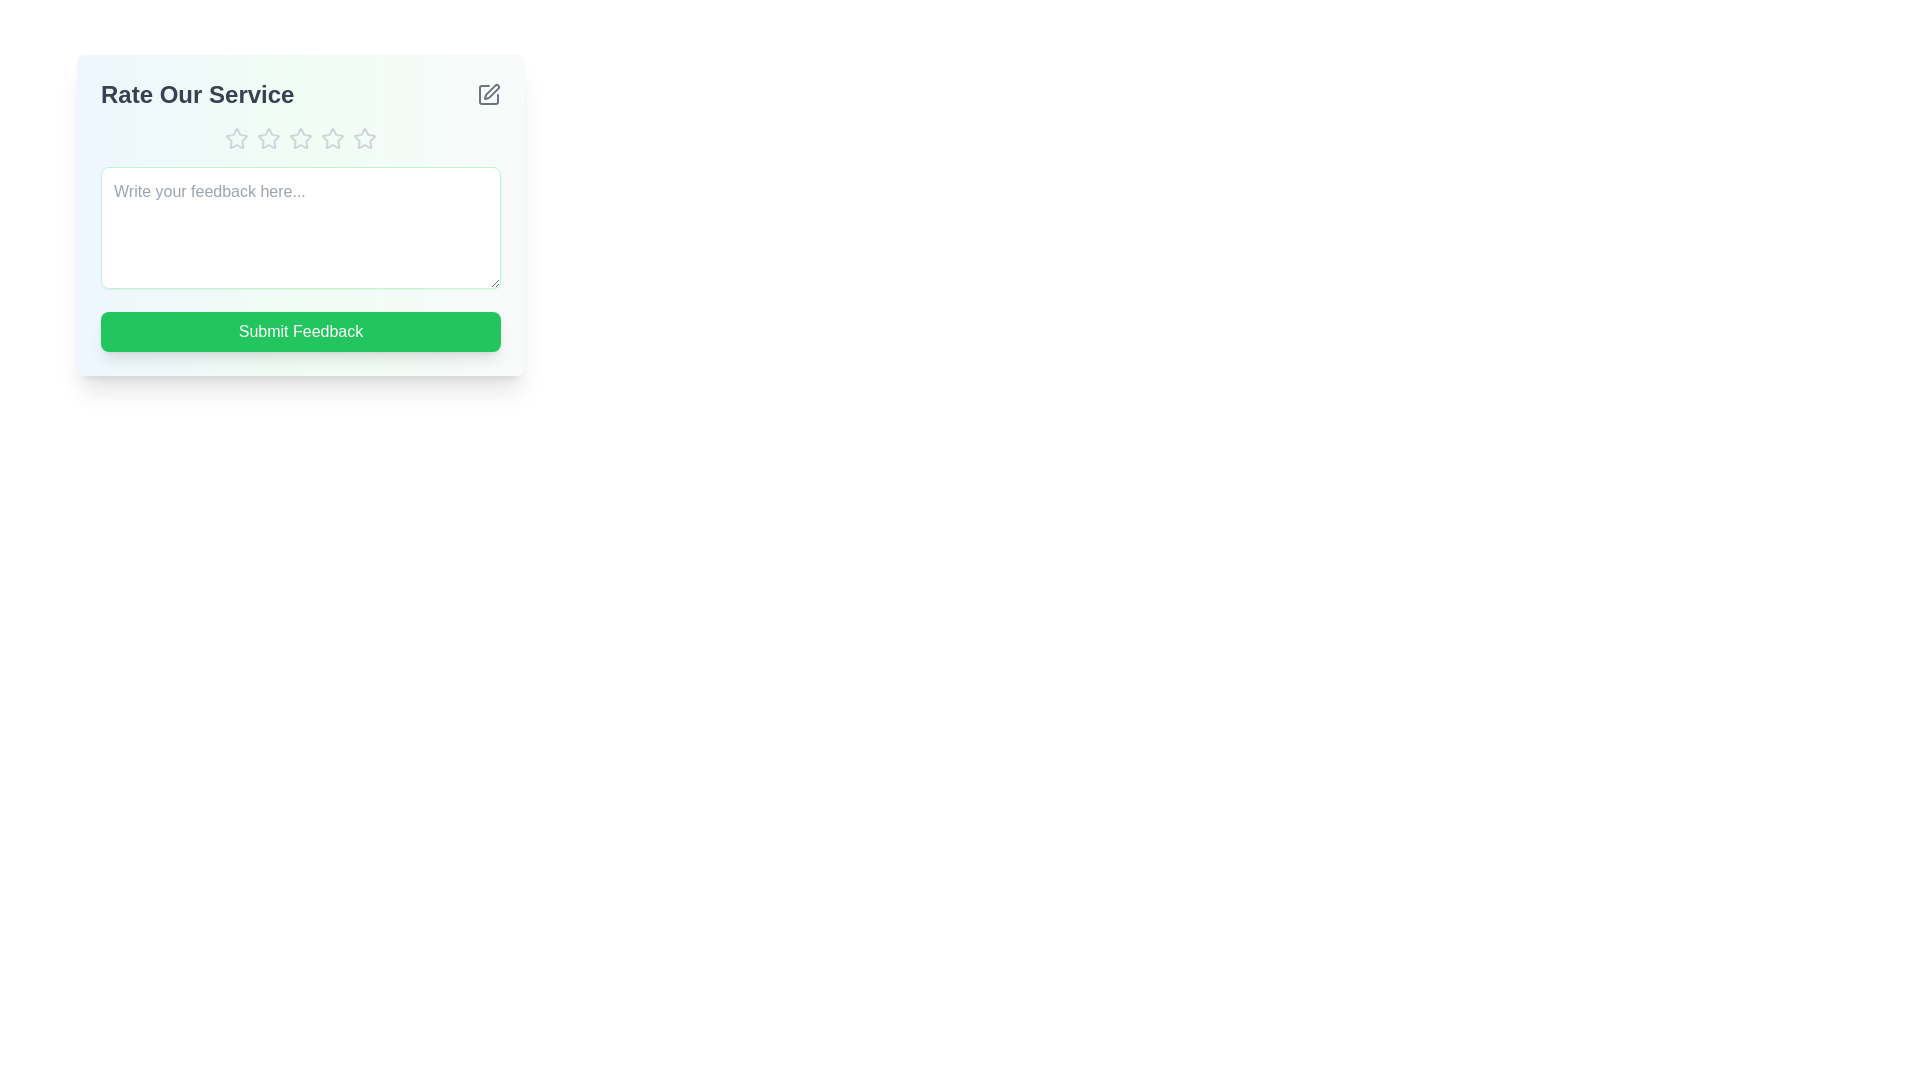 The height and width of the screenshot is (1080, 1920). Describe the element at coordinates (332, 137) in the screenshot. I see `the rating to 4 stars by clicking the corresponding star button` at that location.